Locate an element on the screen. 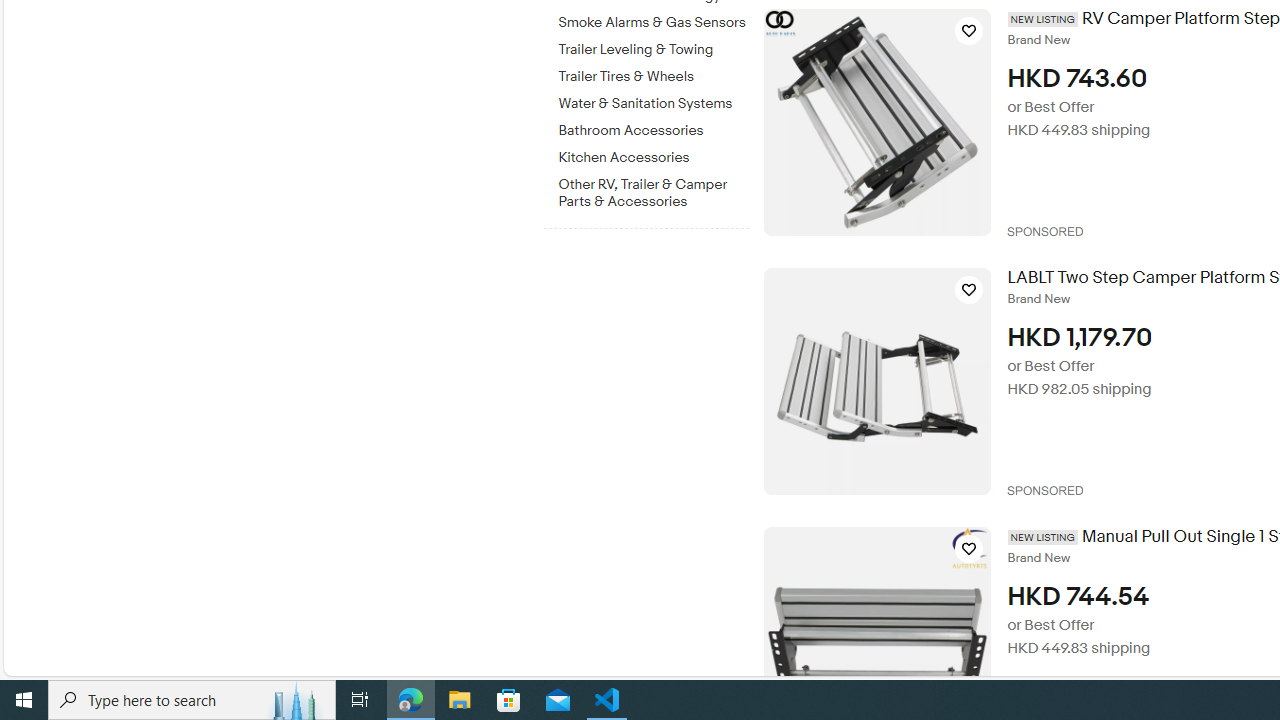 The image size is (1280, 720). 'Water & Sanitation Systems' is located at coordinates (653, 104).